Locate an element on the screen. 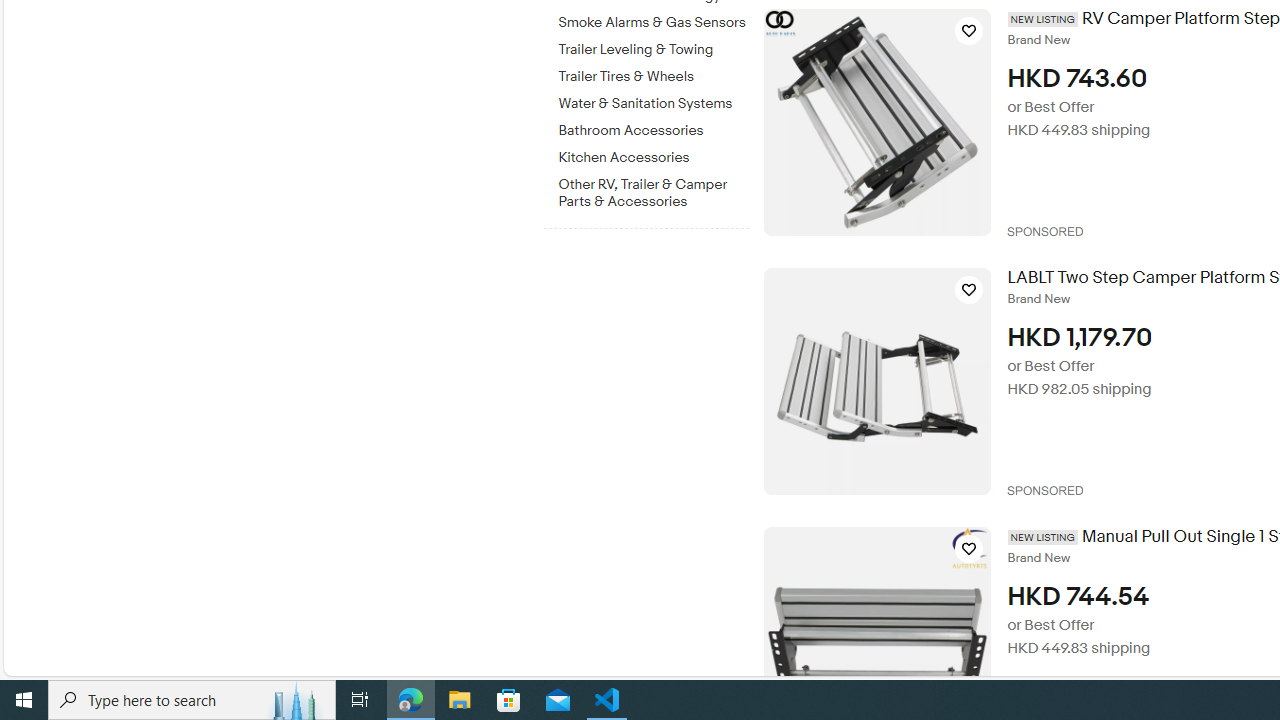 The image size is (1280, 720). 'Water & Sanitation Systems' is located at coordinates (653, 104).